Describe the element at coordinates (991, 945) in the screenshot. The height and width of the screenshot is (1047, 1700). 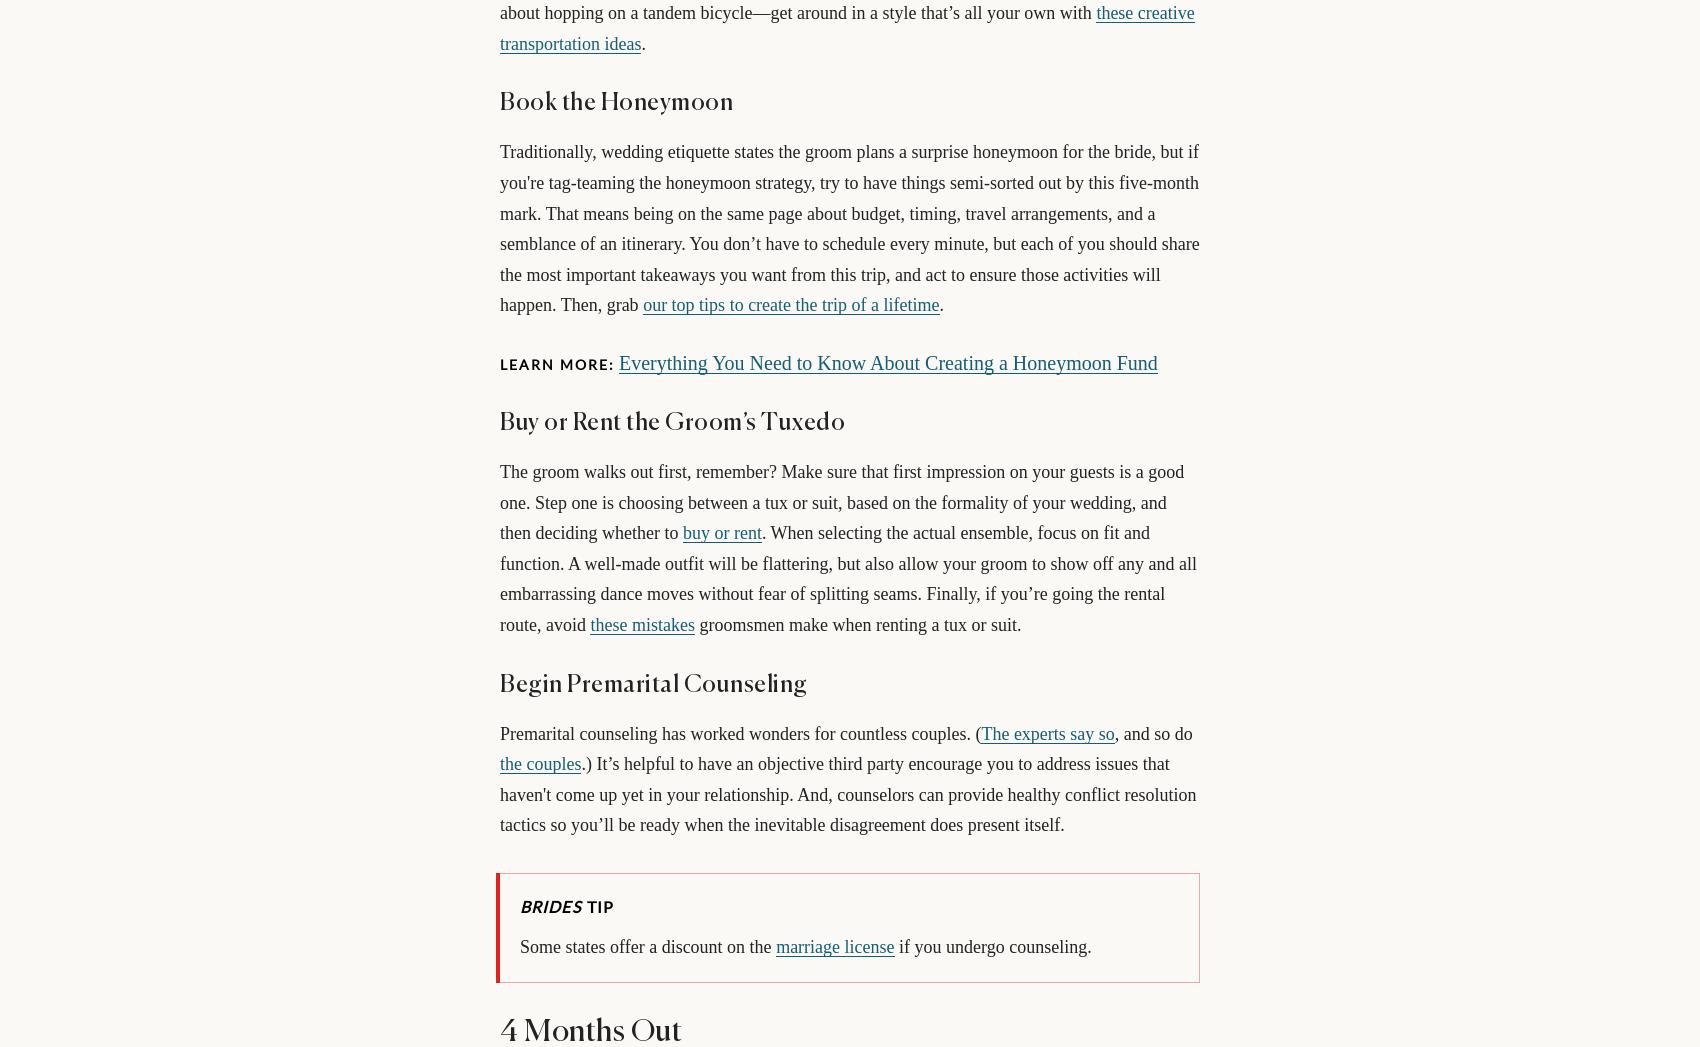
I see `'if you undergo counseling.'` at that location.